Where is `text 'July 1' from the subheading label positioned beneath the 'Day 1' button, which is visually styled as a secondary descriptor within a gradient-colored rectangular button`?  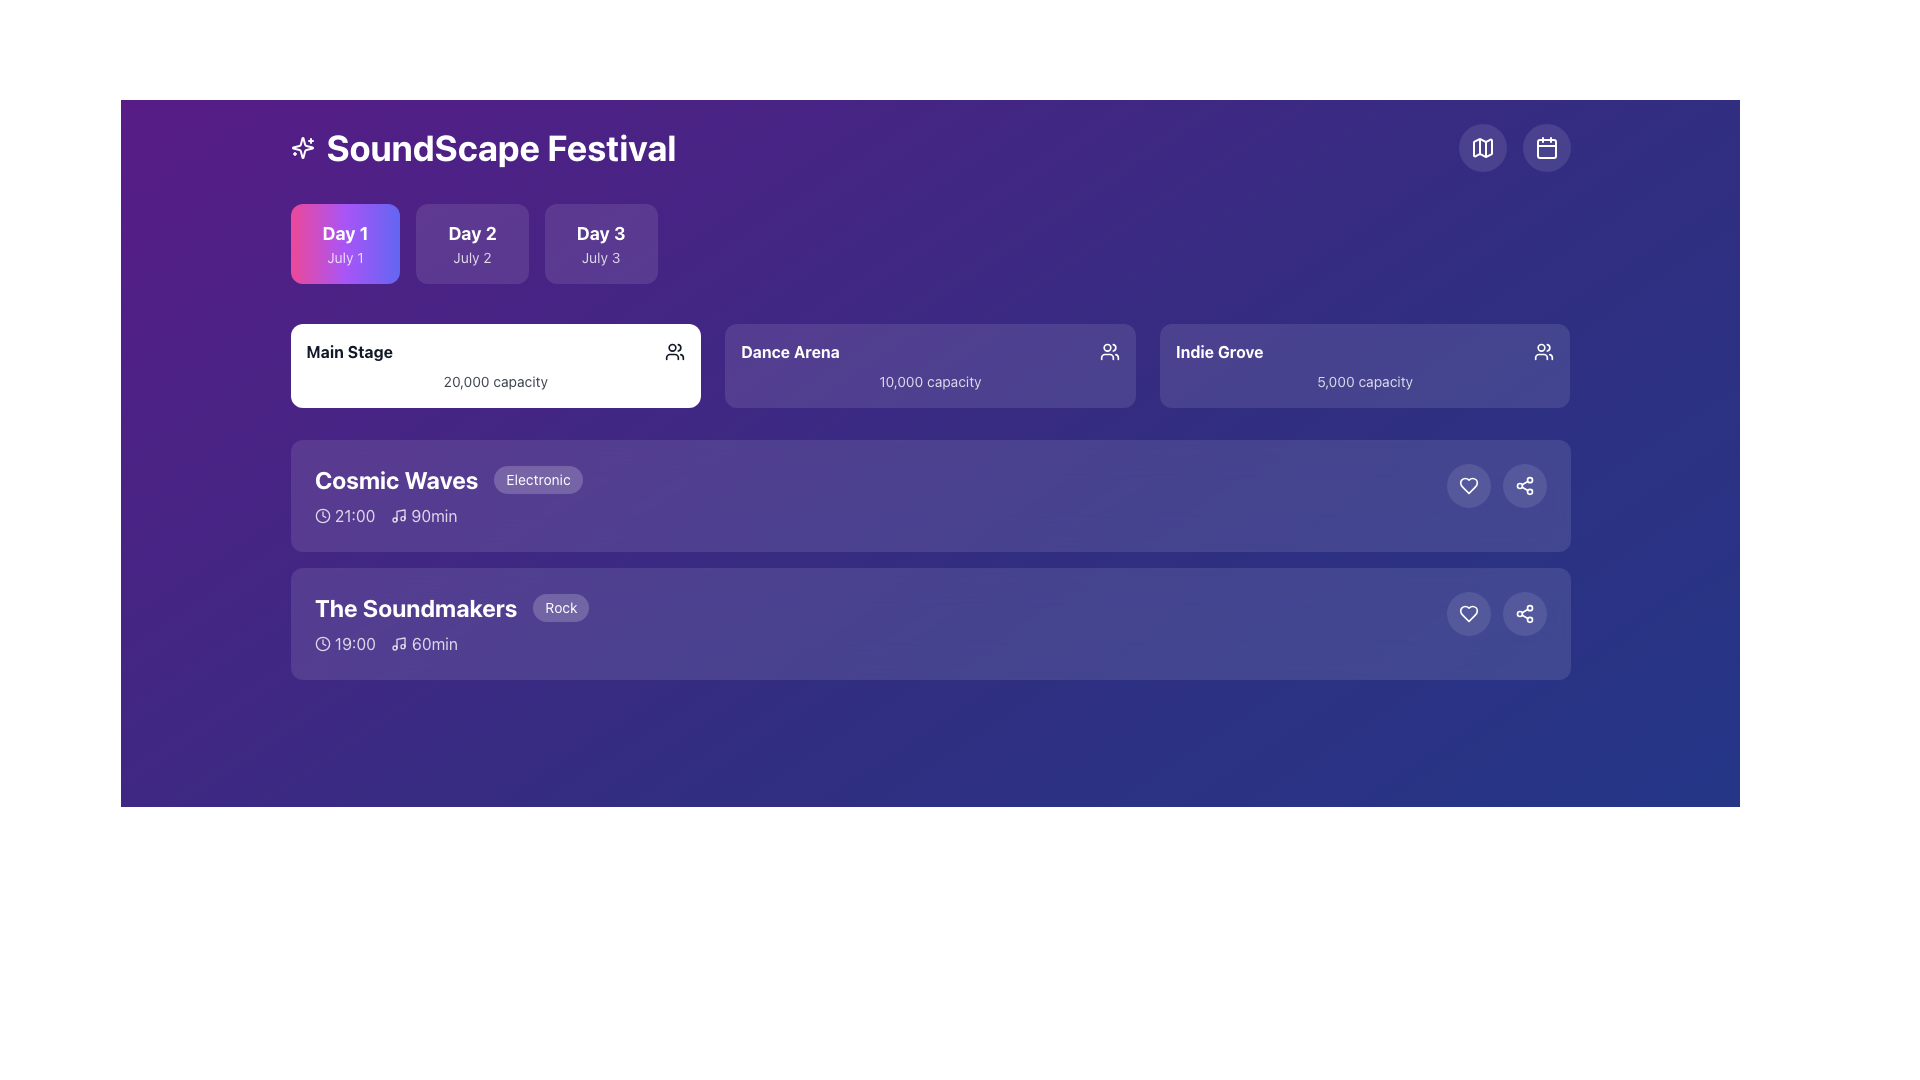 text 'July 1' from the subheading label positioned beneath the 'Day 1' button, which is visually styled as a secondary descriptor within a gradient-colored rectangular button is located at coordinates (345, 257).